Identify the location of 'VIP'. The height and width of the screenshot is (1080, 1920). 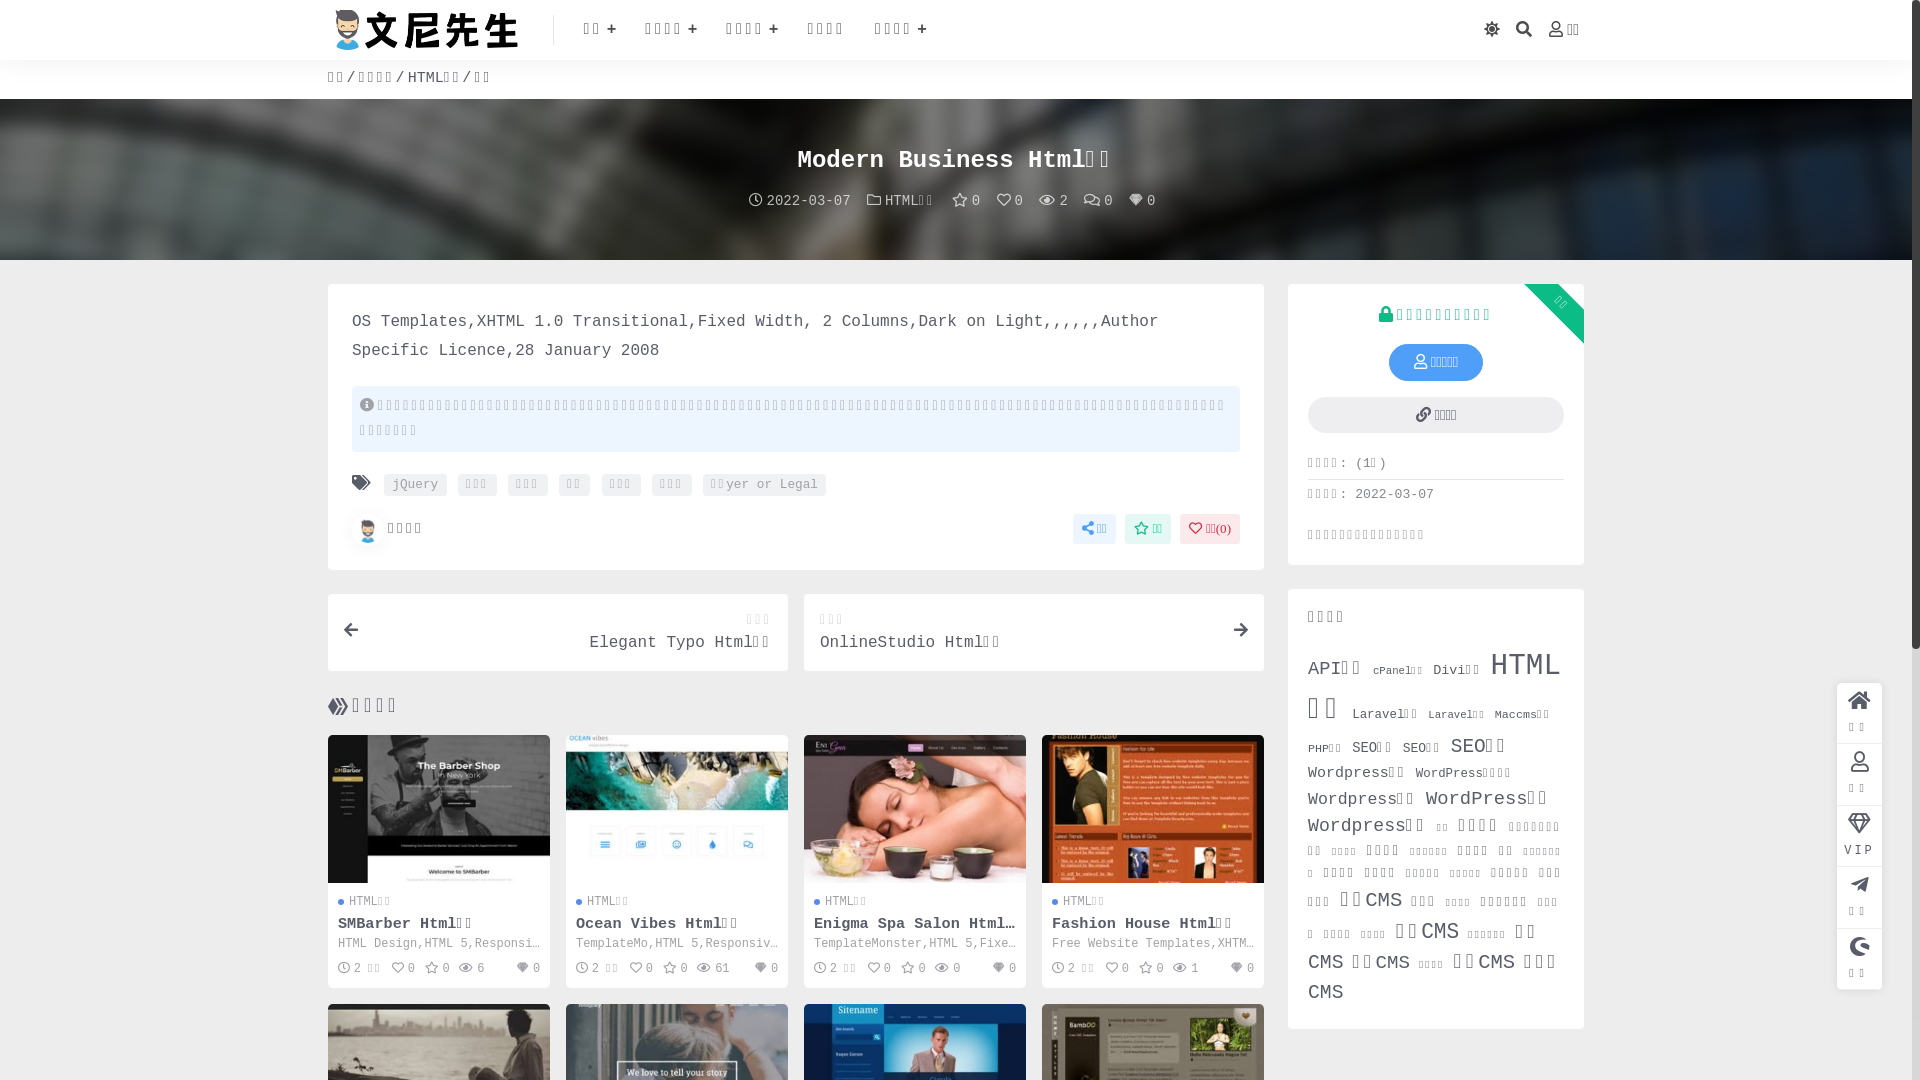
(1858, 836).